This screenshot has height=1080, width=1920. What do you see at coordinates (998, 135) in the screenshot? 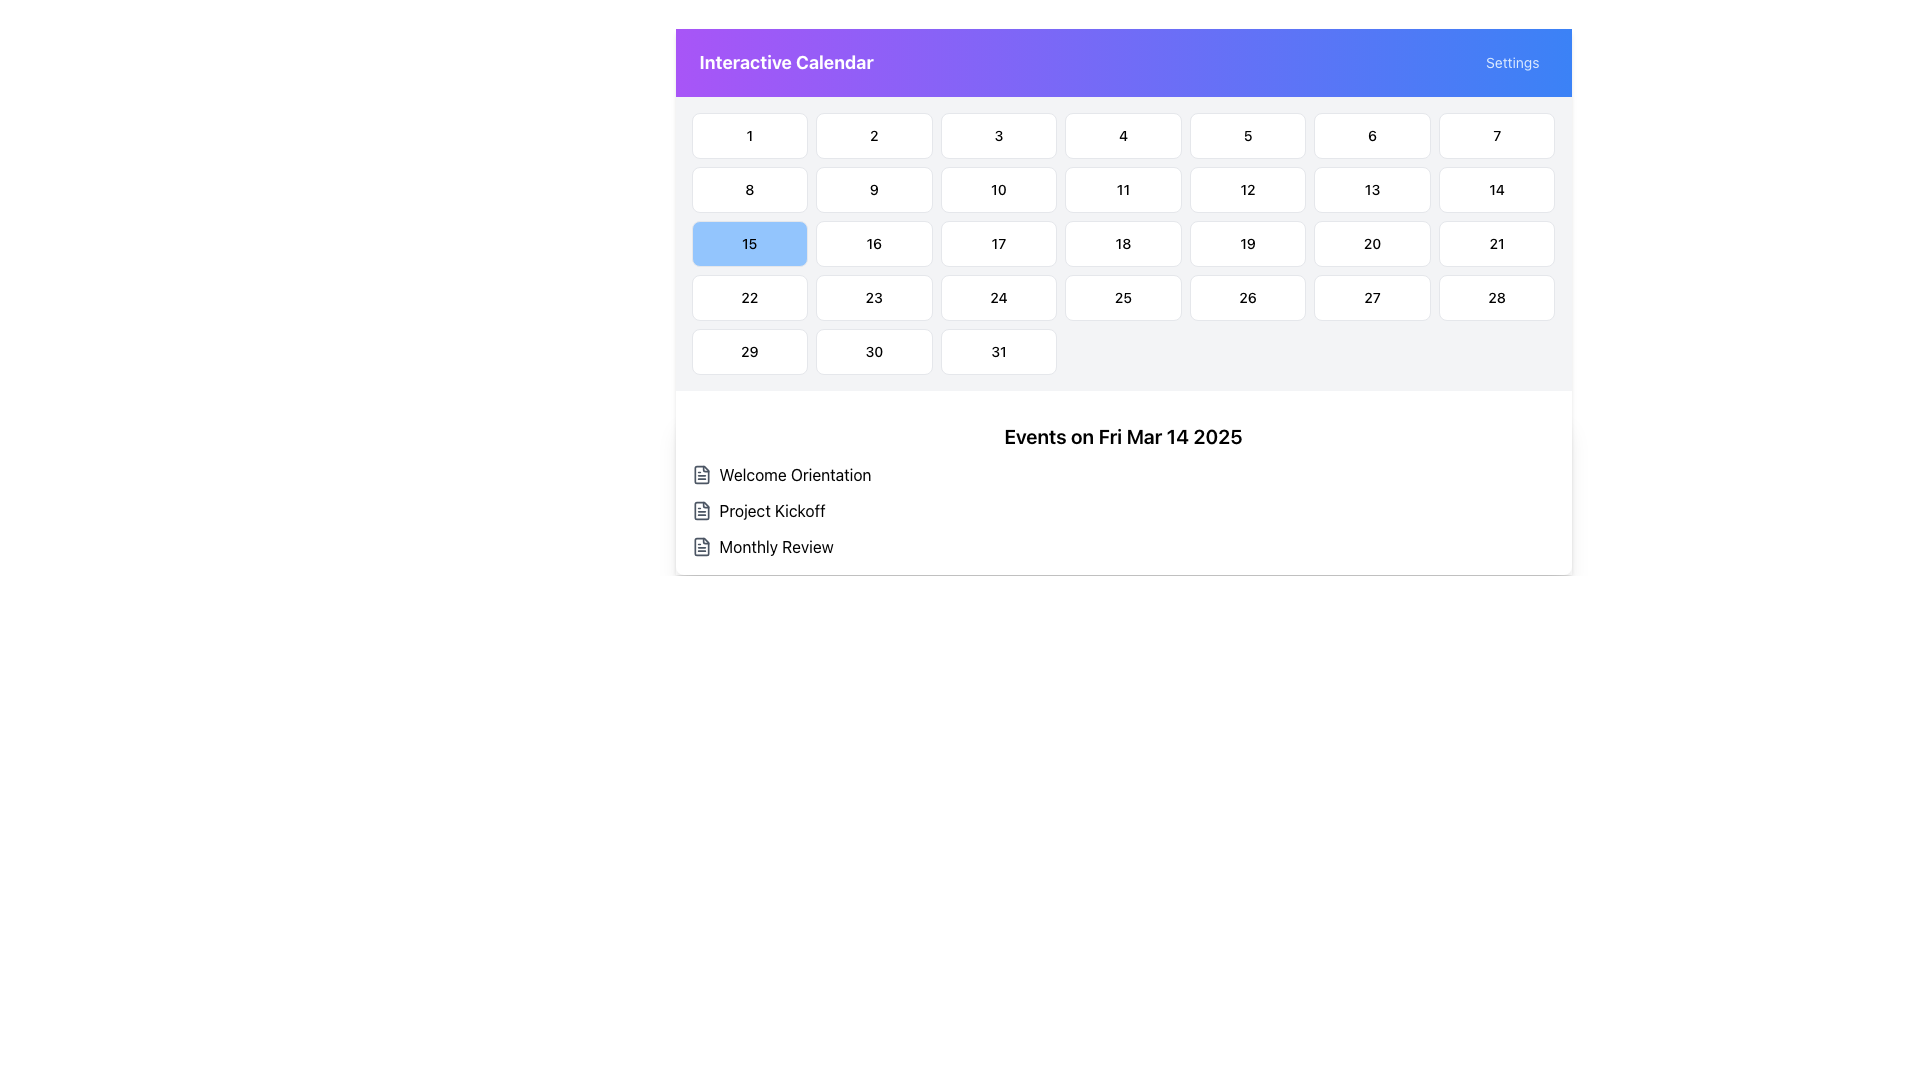
I see `the text label displaying the number '3' located in the first row and third column of the calendar layout` at bounding box center [998, 135].